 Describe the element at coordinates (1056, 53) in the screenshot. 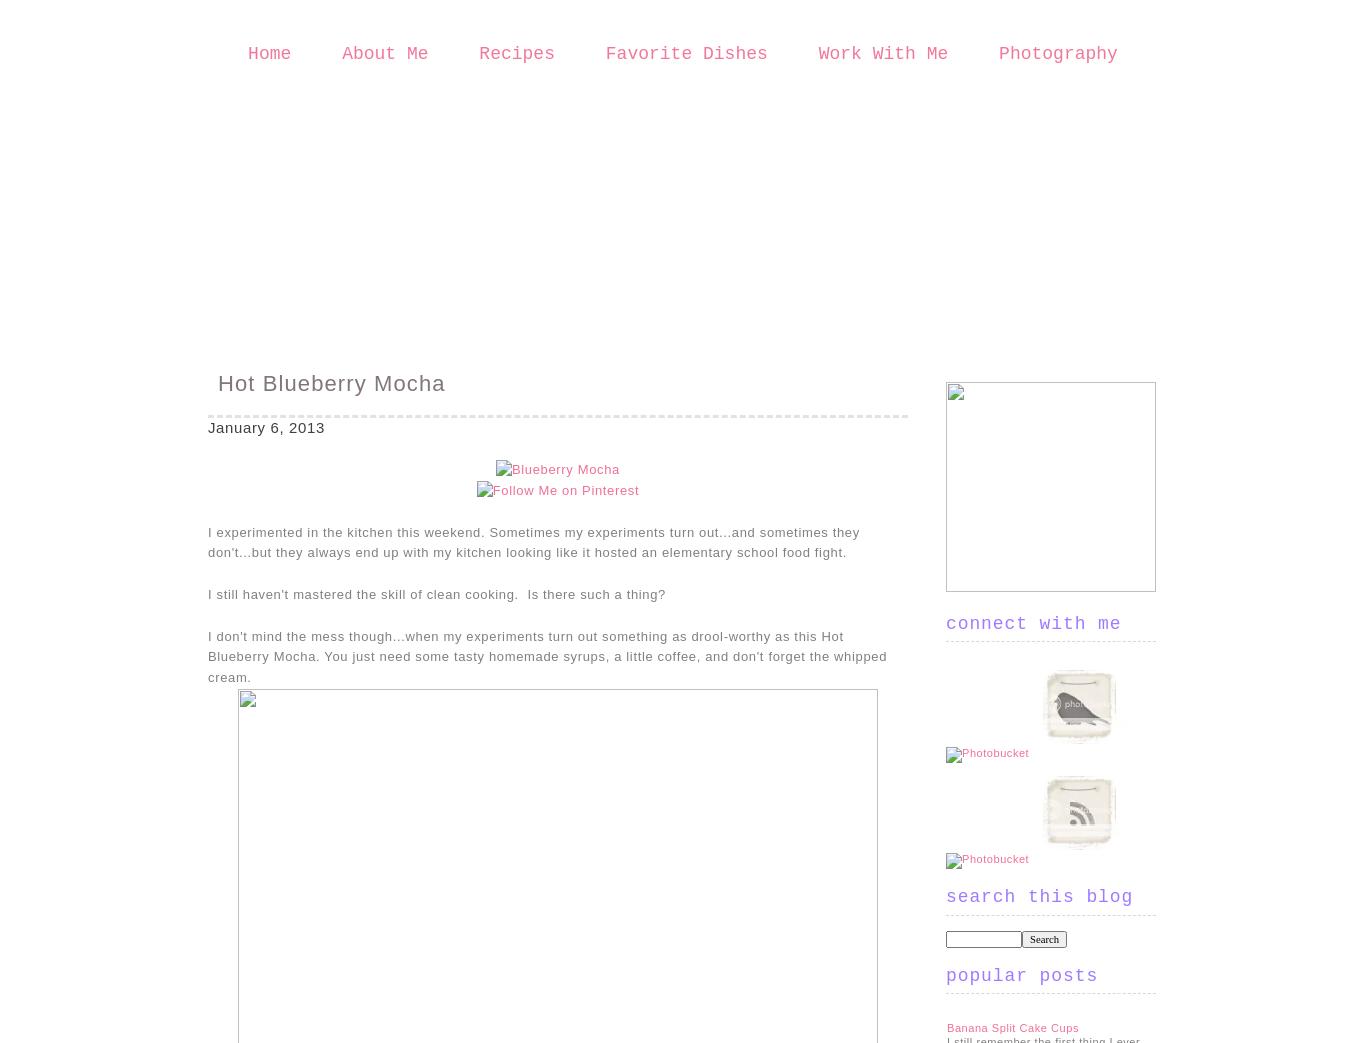

I see `'Photography'` at that location.